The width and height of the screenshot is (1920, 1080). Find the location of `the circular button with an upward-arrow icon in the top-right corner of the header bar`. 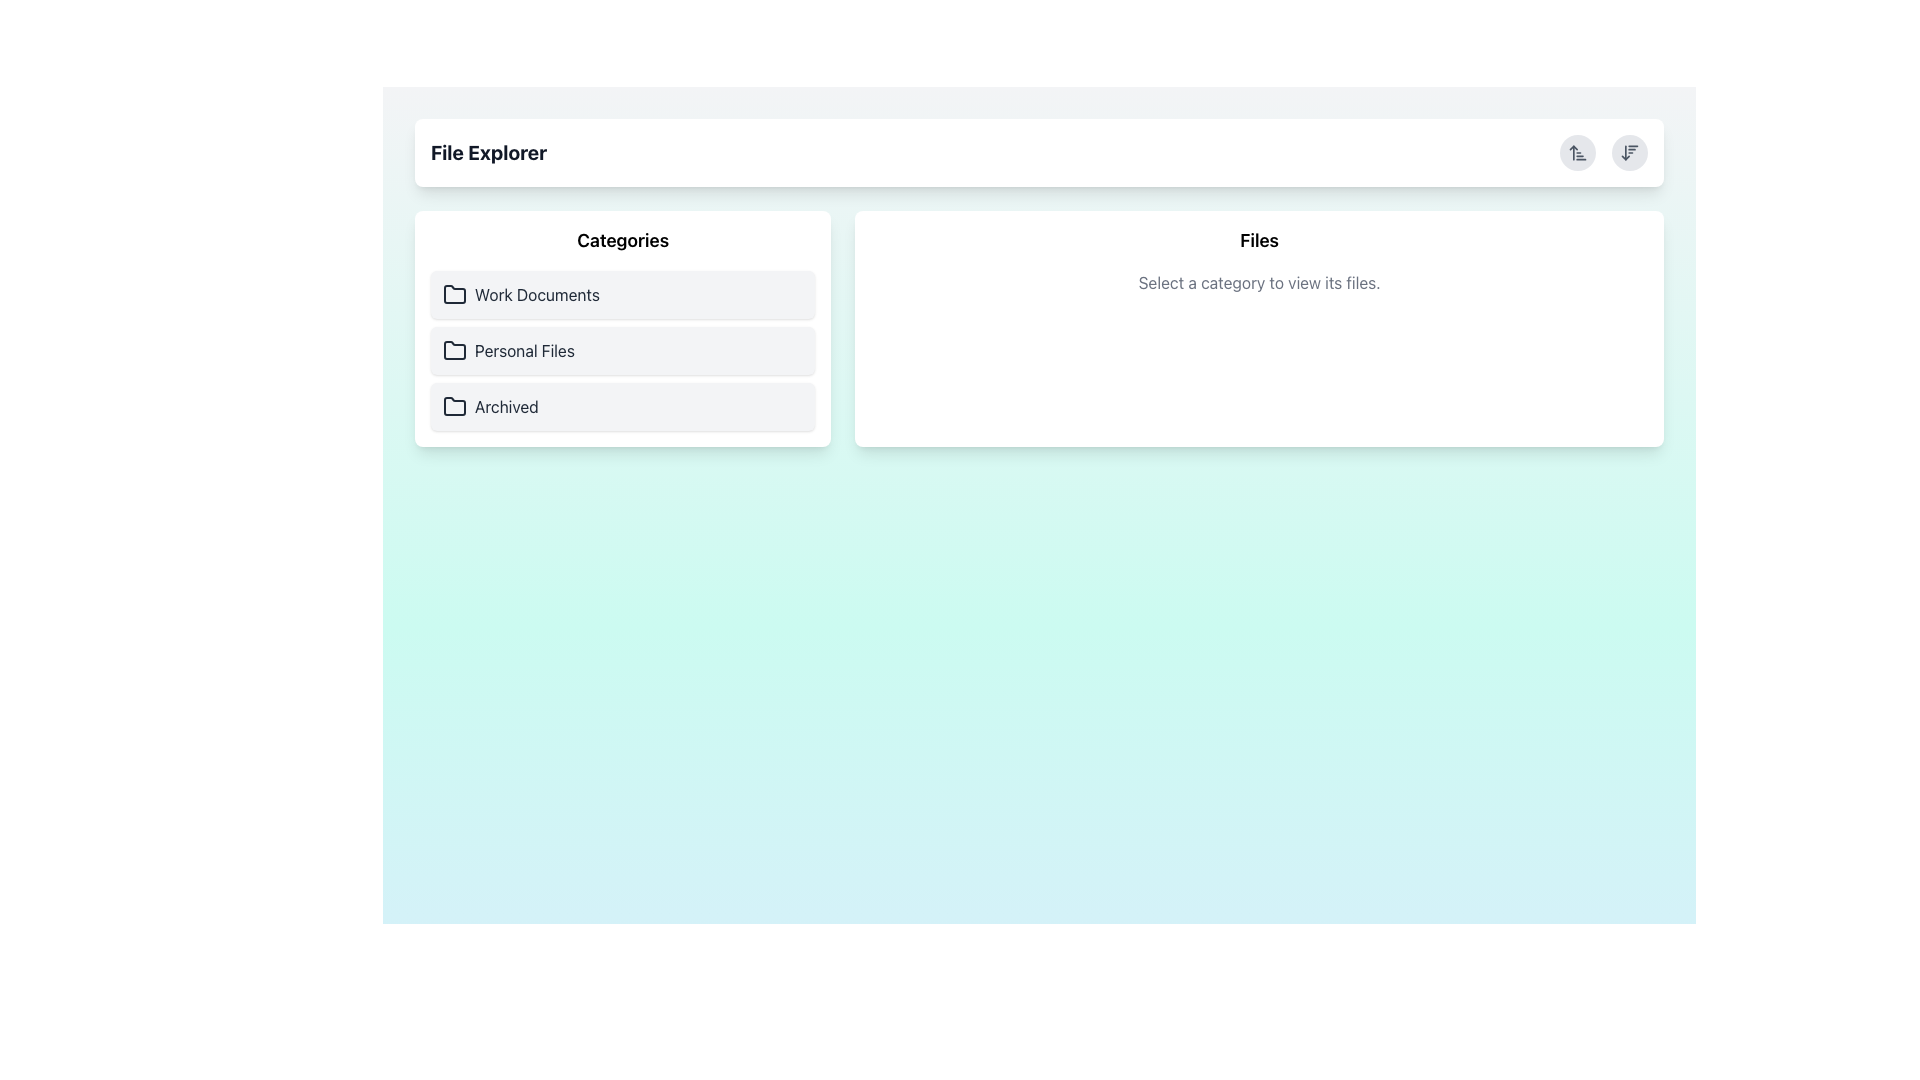

the circular button with an upward-arrow icon in the top-right corner of the header bar is located at coordinates (1577, 152).